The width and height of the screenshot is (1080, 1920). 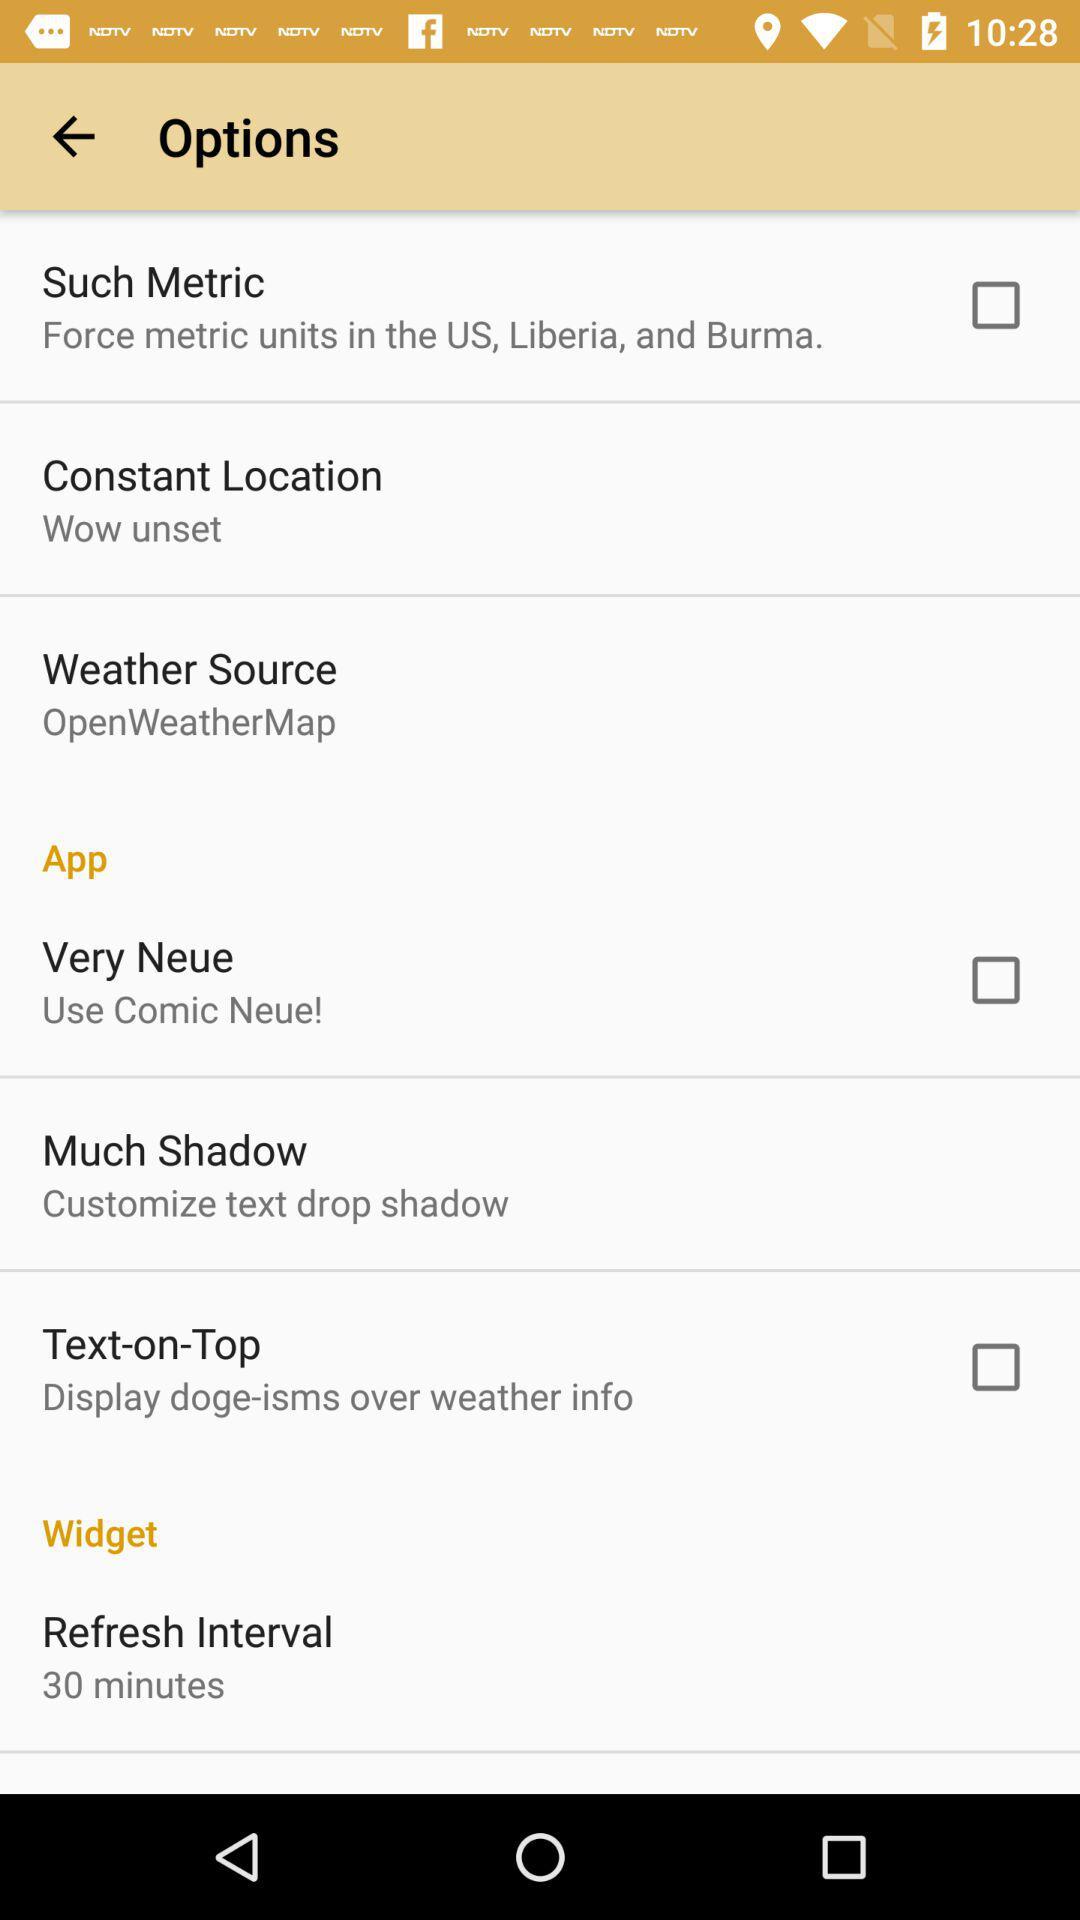 I want to click on much shadow app, so click(x=173, y=1148).